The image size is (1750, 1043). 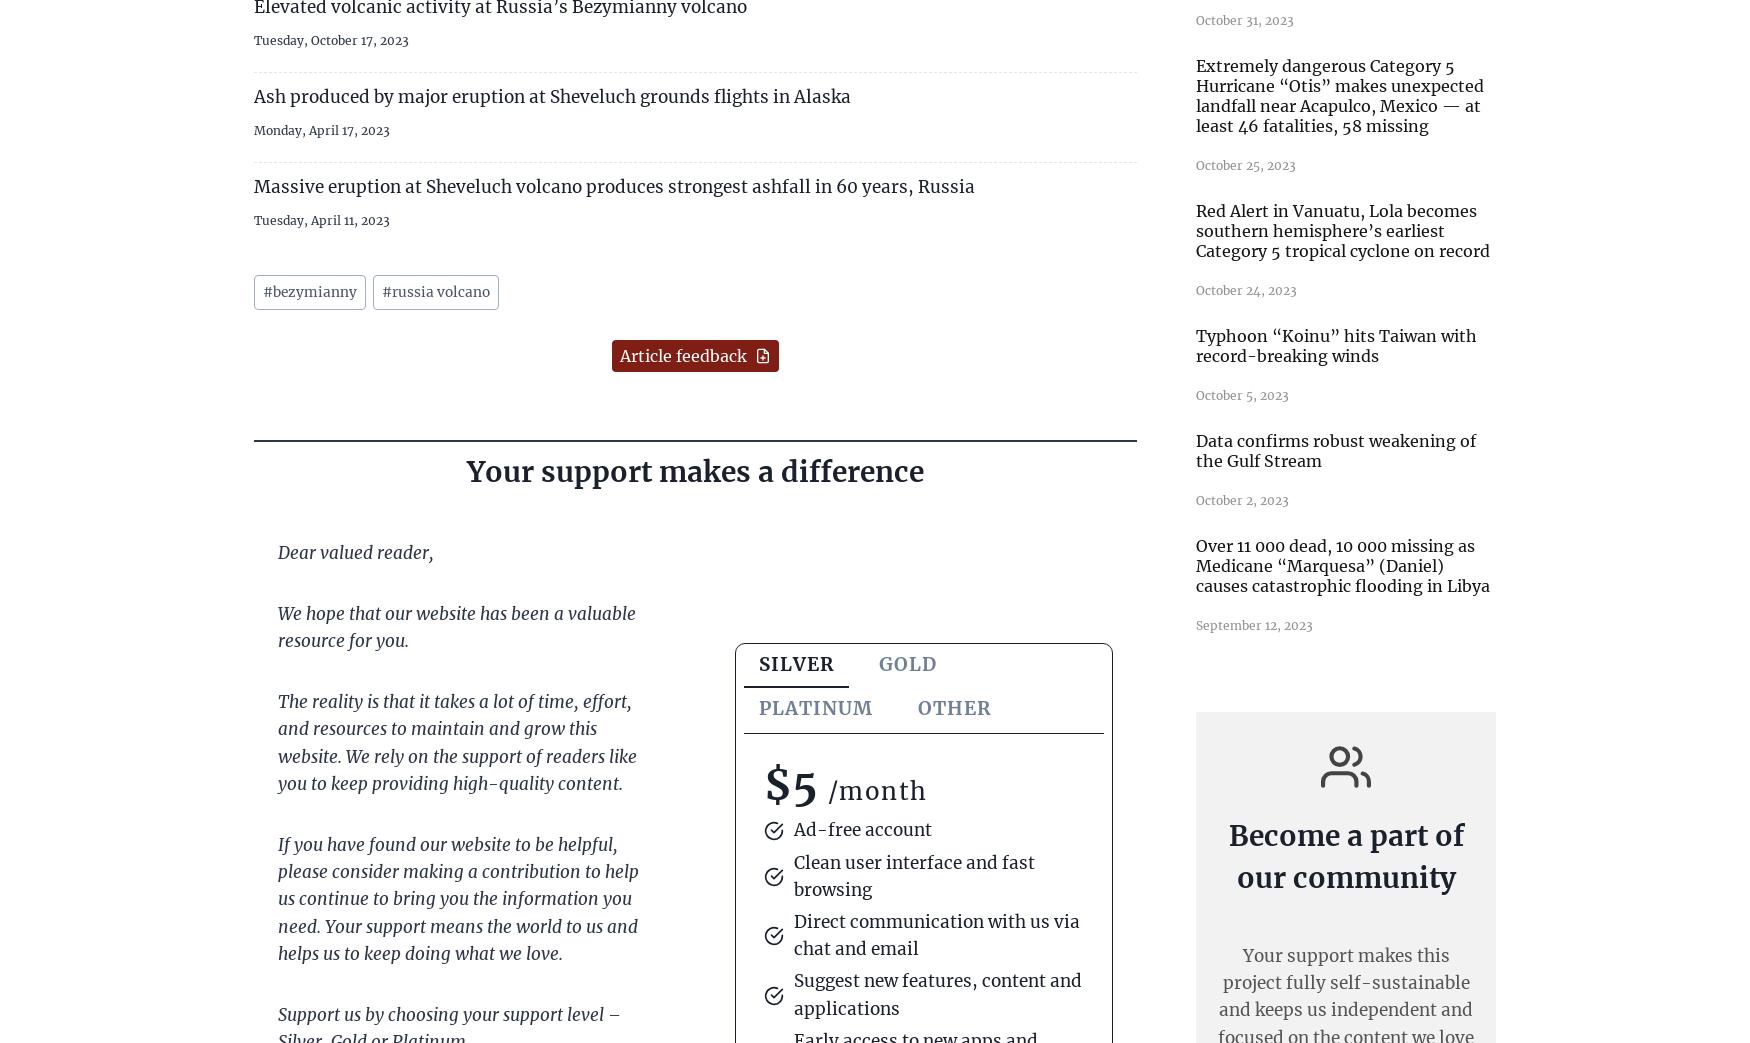 I want to click on 'October 31, 2023', so click(x=1244, y=18).